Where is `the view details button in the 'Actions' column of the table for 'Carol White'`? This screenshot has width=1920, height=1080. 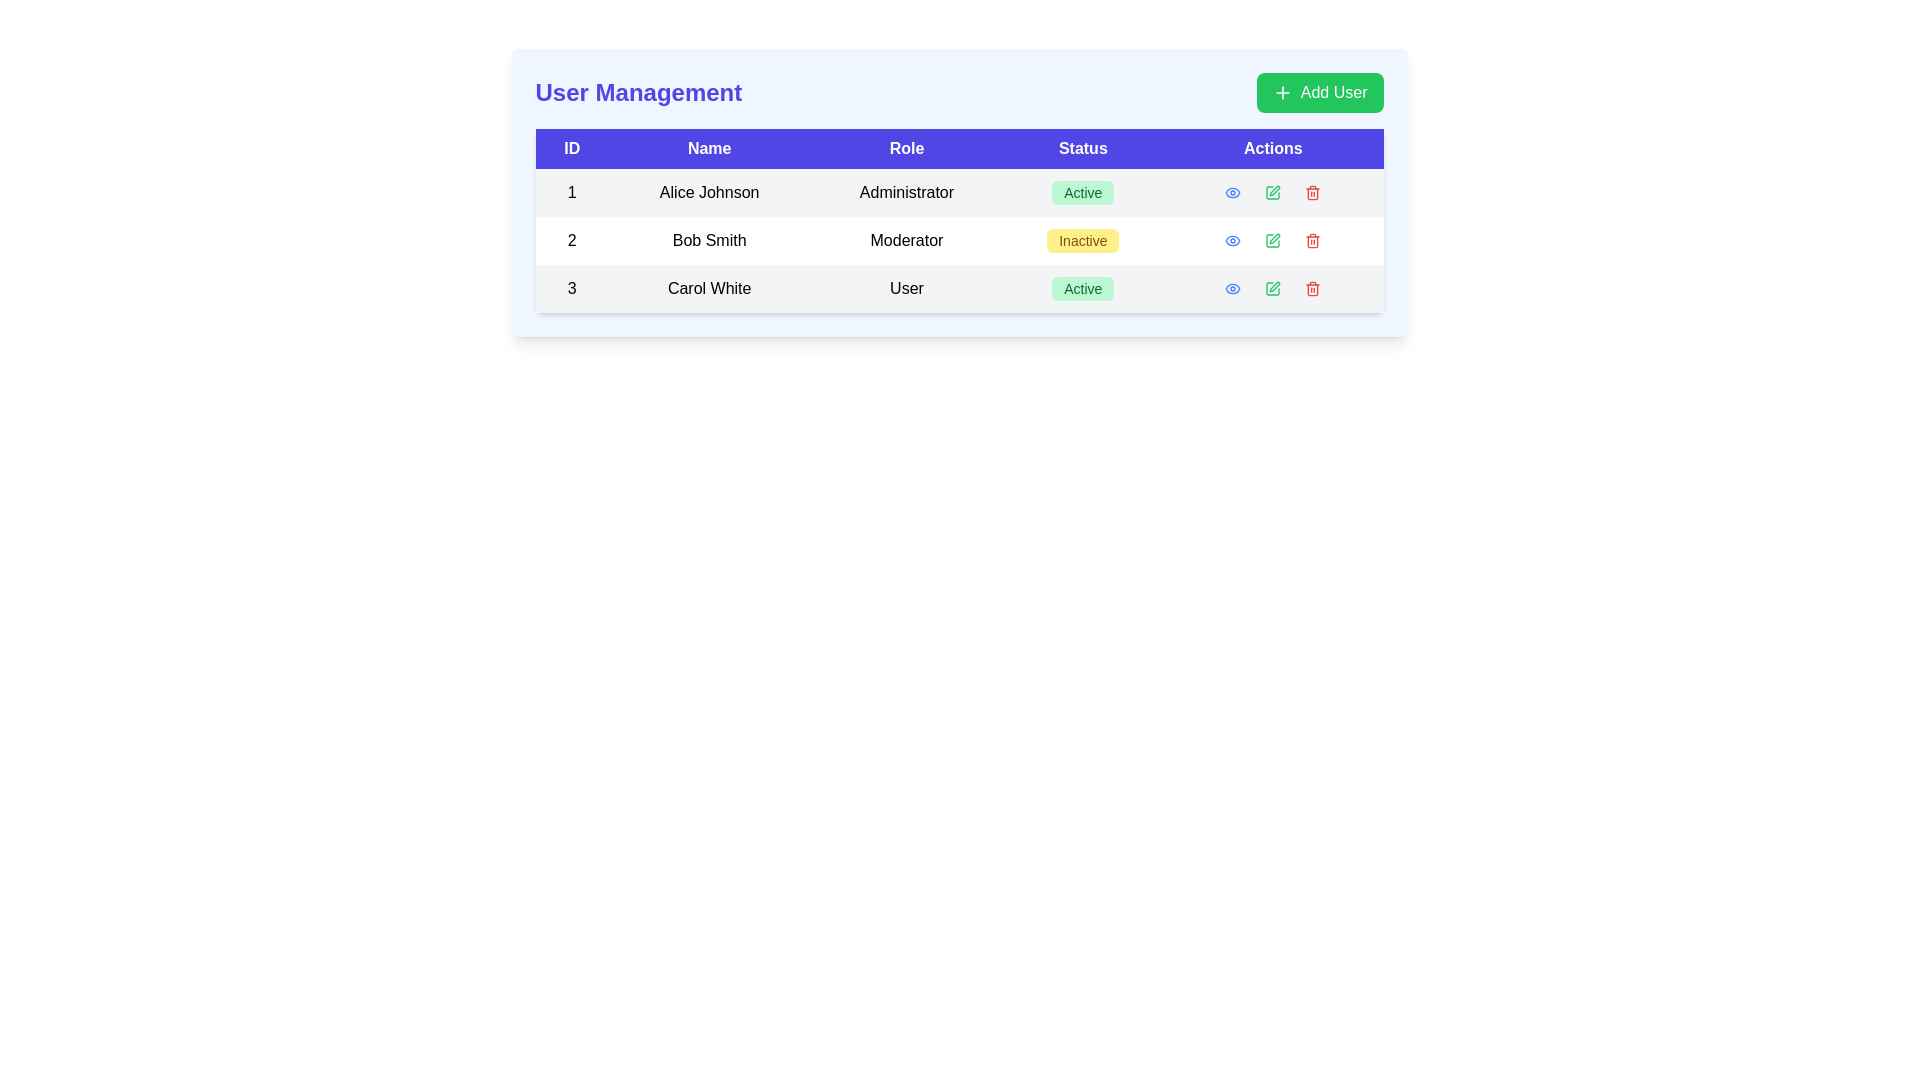 the view details button in the 'Actions' column of the table for 'Carol White' is located at coordinates (1232, 289).